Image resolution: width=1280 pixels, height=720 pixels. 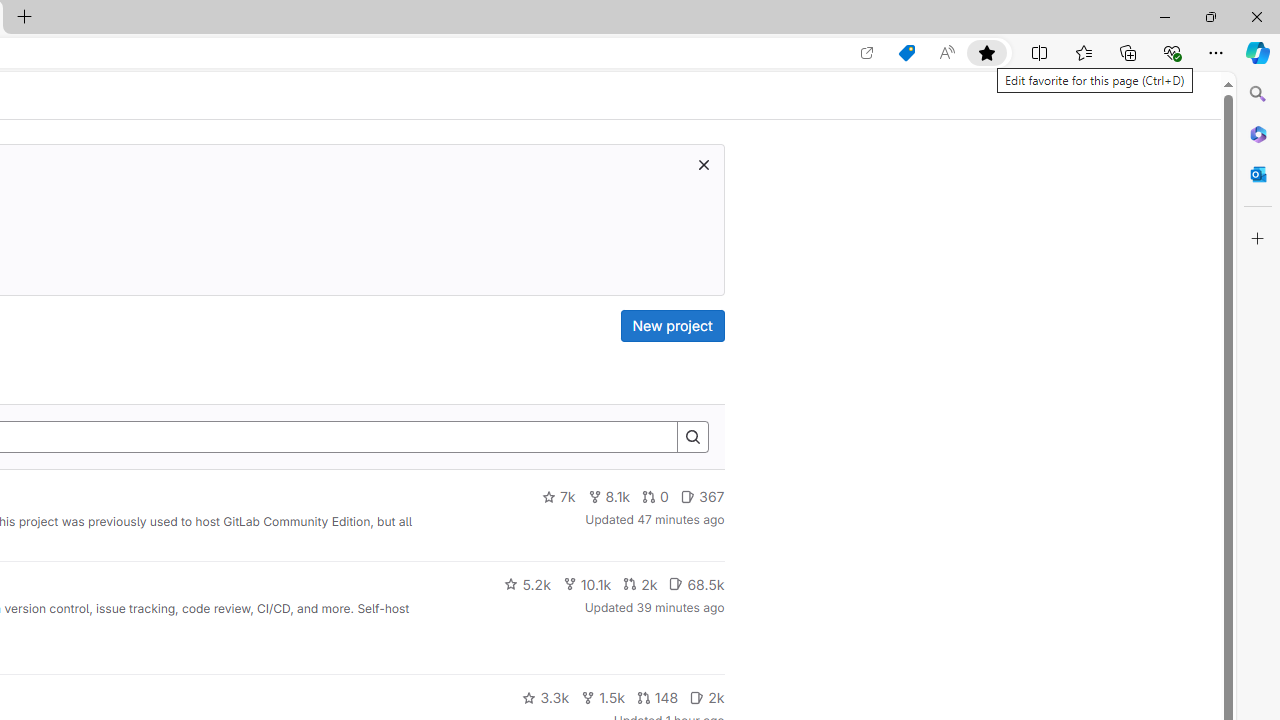 I want to click on '2k', so click(x=707, y=697).